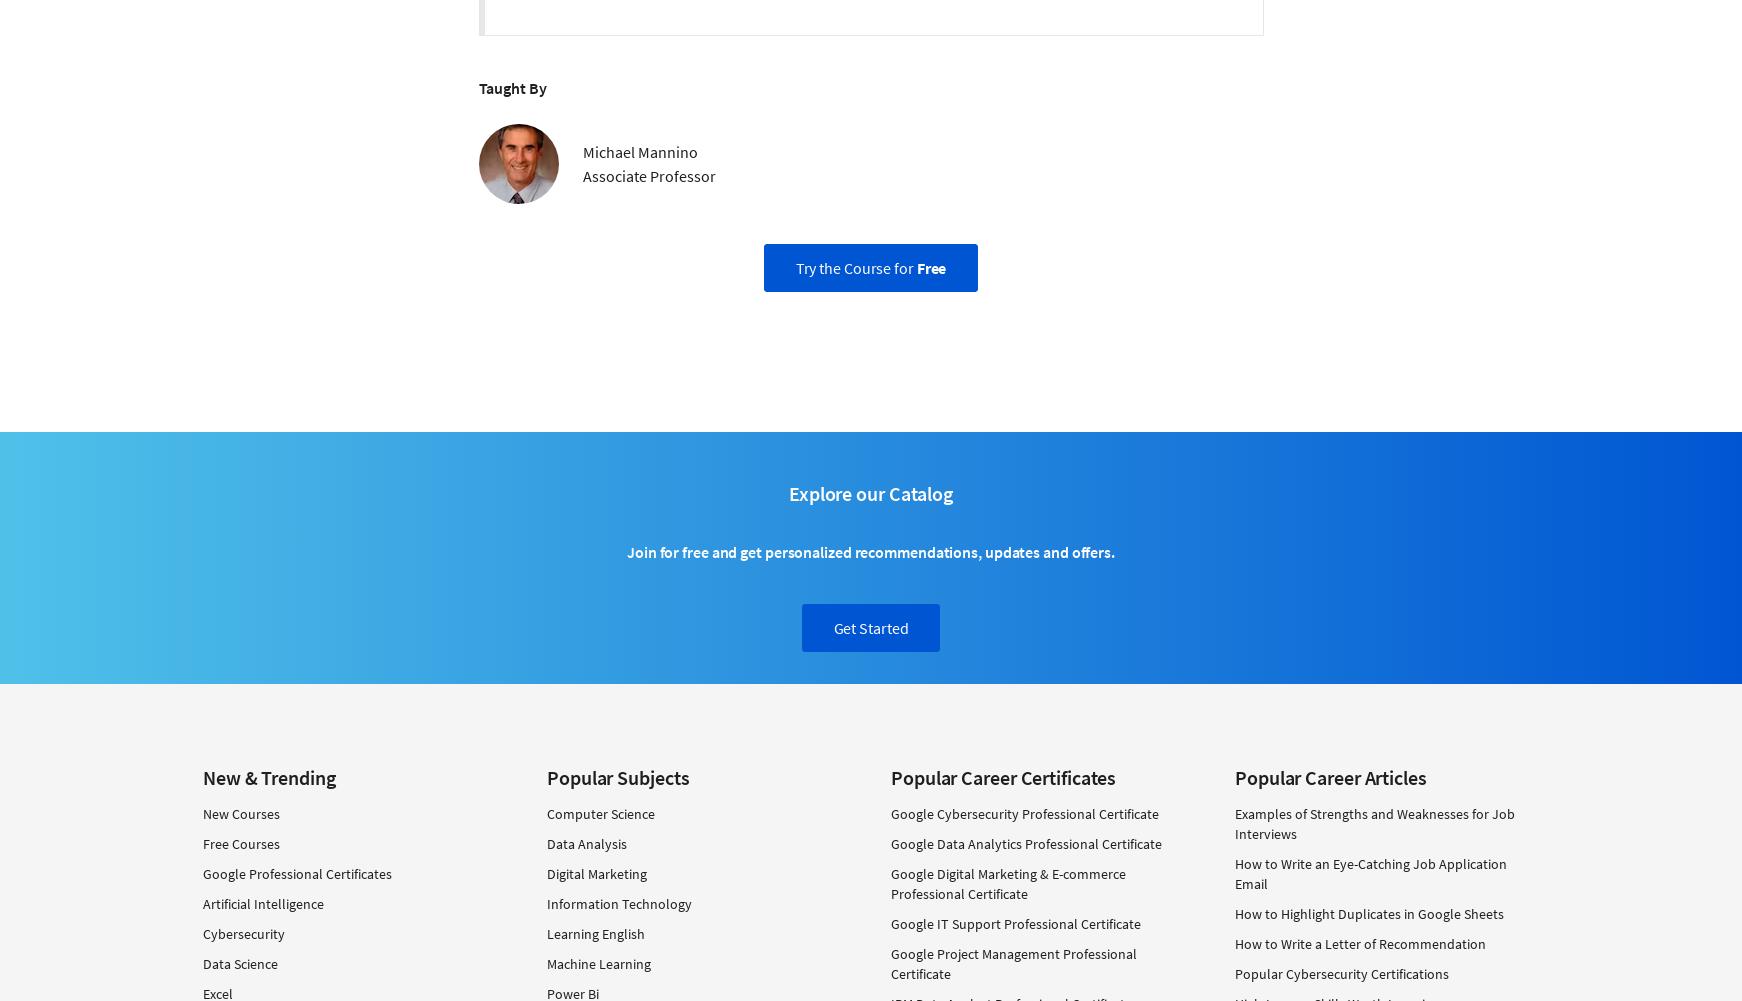  Describe the element at coordinates (1360, 943) in the screenshot. I see `'How to Write a Letter of Recommendation'` at that location.